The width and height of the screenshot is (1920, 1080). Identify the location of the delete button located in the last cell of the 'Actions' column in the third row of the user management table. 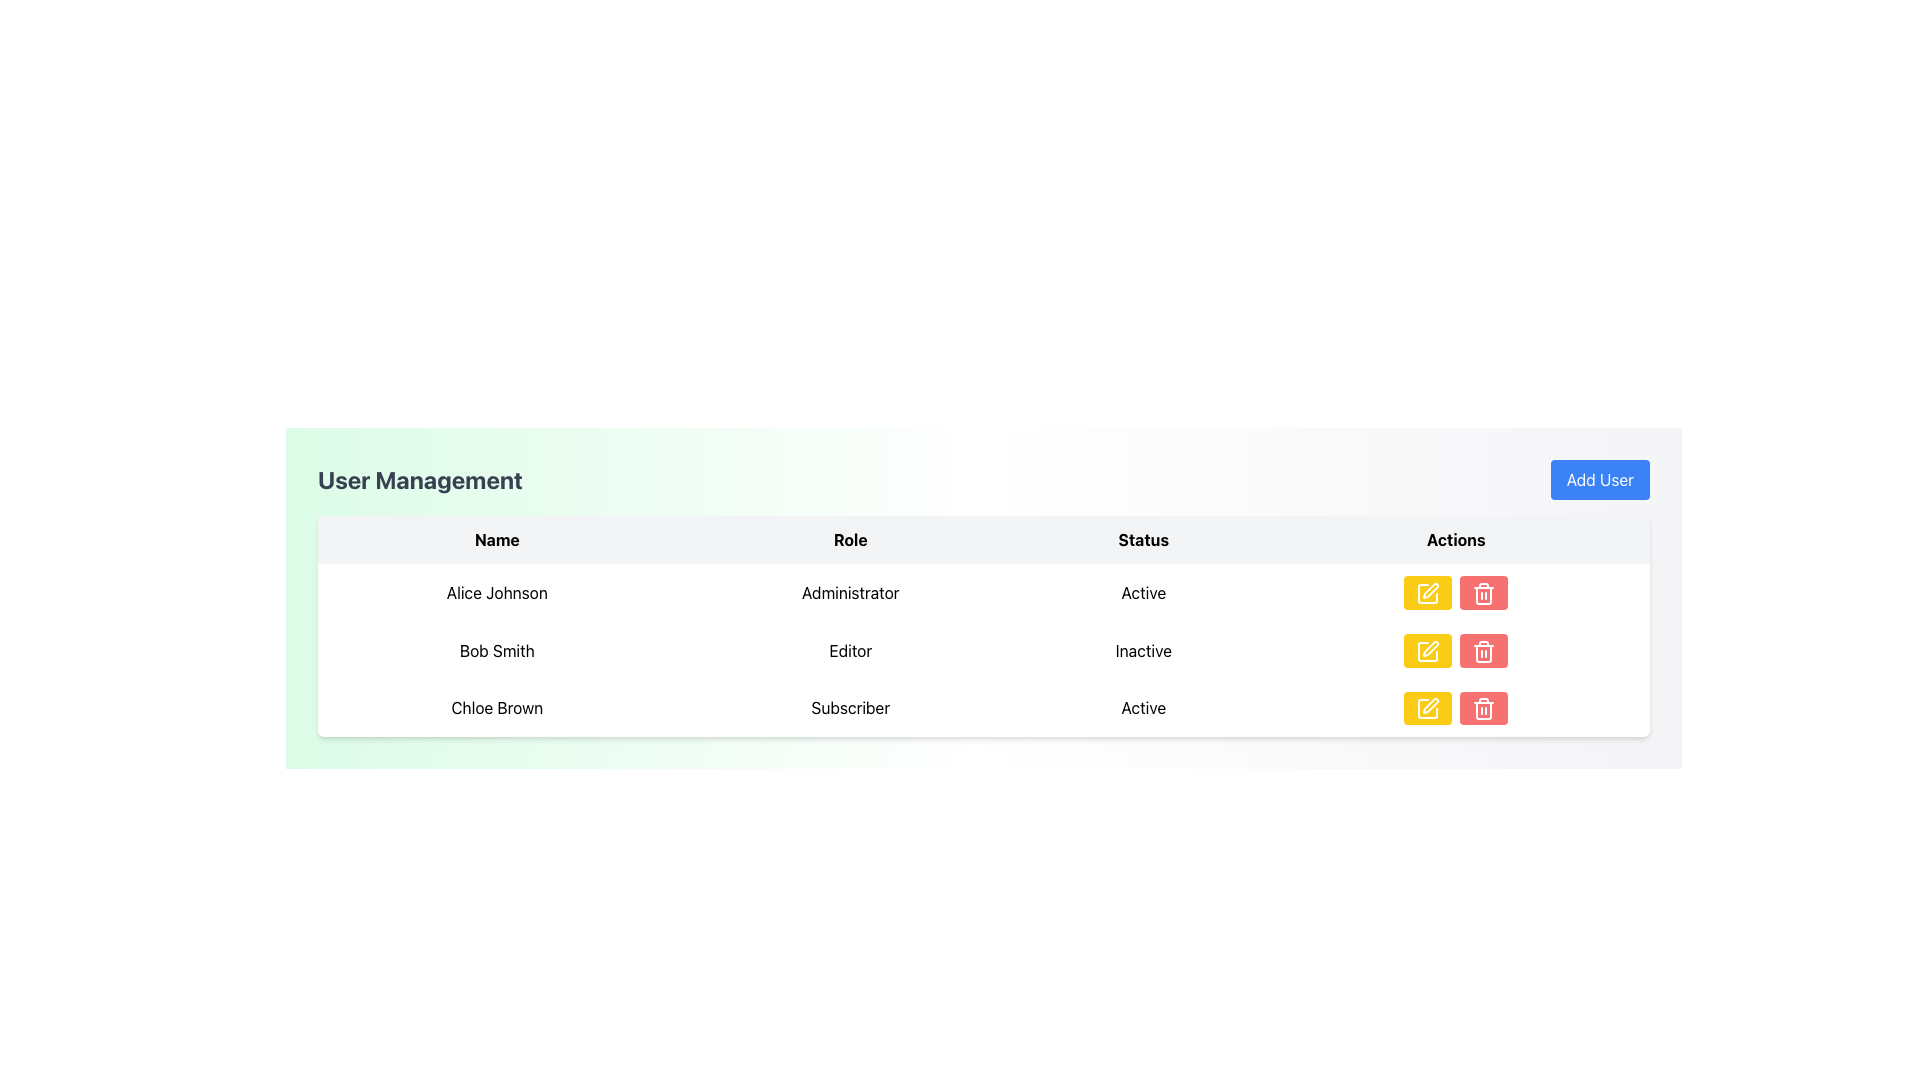
(1484, 707).